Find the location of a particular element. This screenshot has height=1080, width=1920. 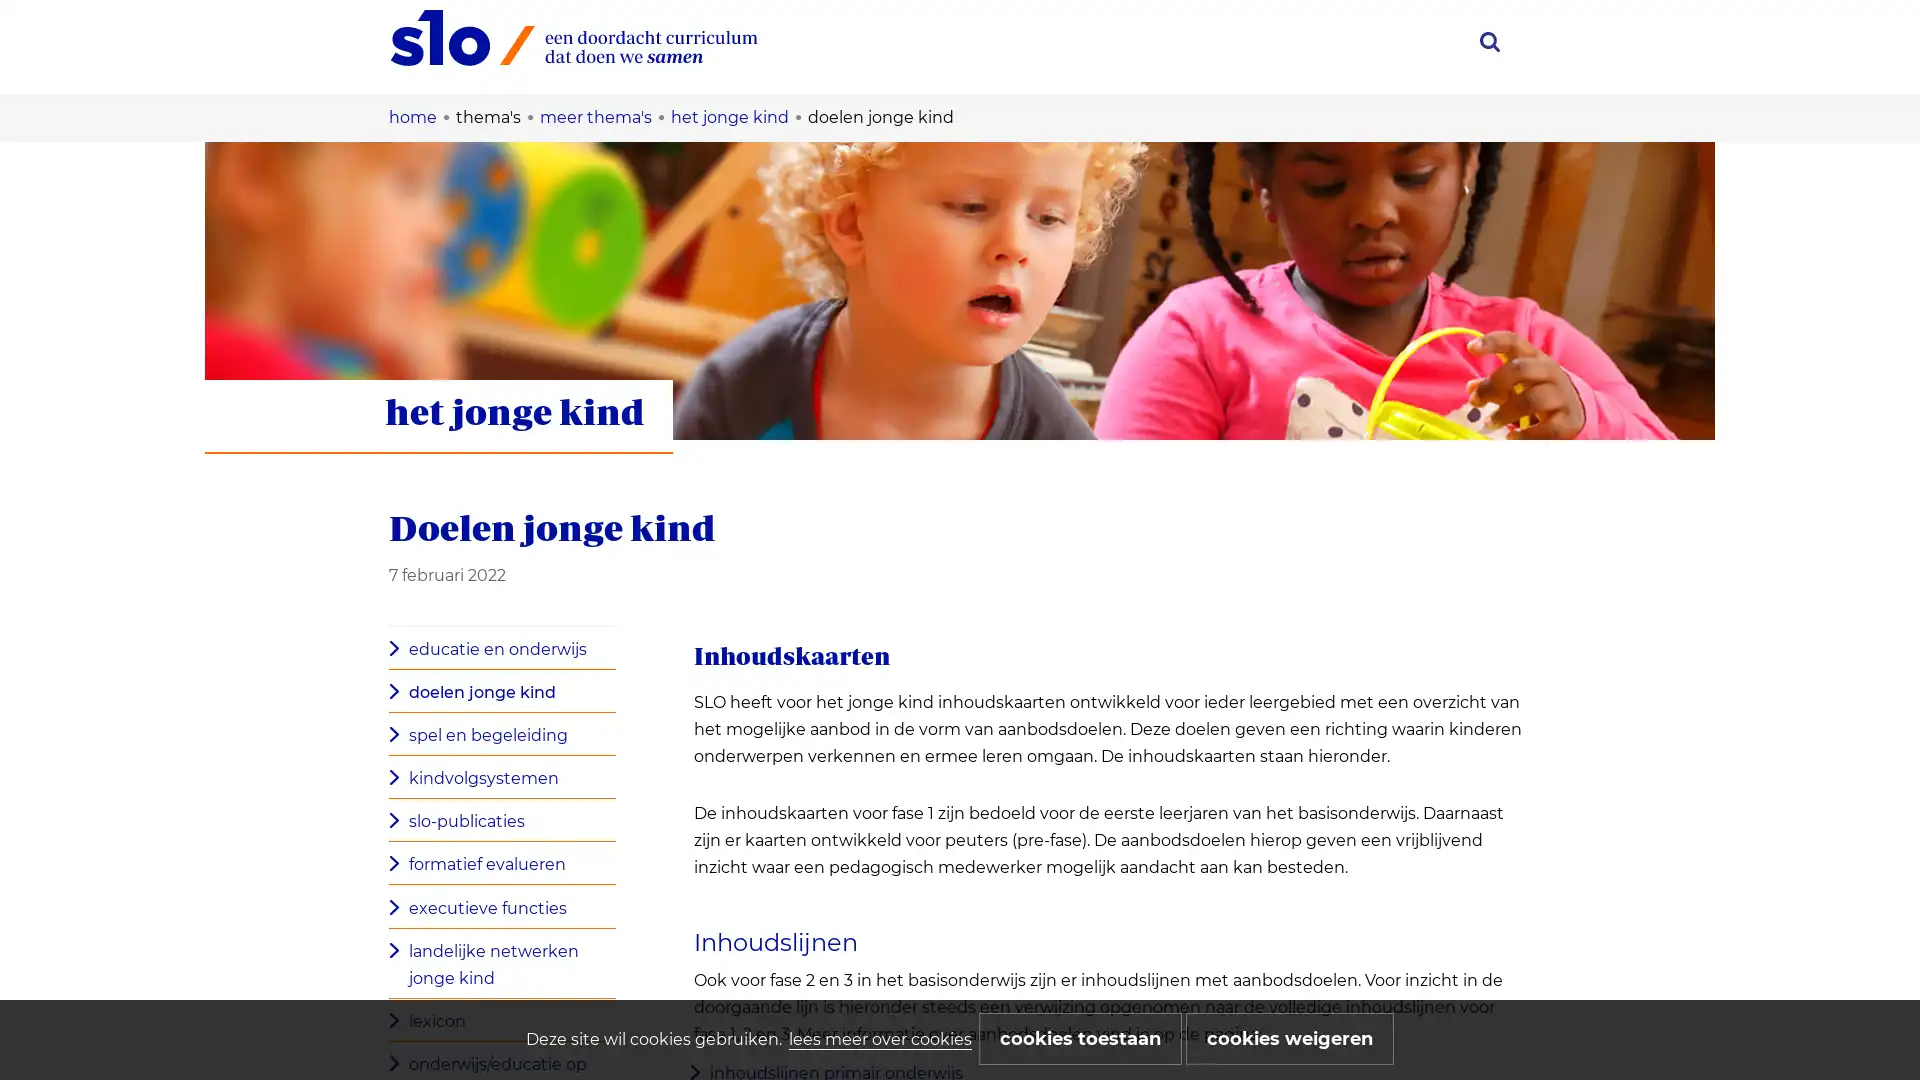

cookies weigeren is located at coordinates (1290, 1037).